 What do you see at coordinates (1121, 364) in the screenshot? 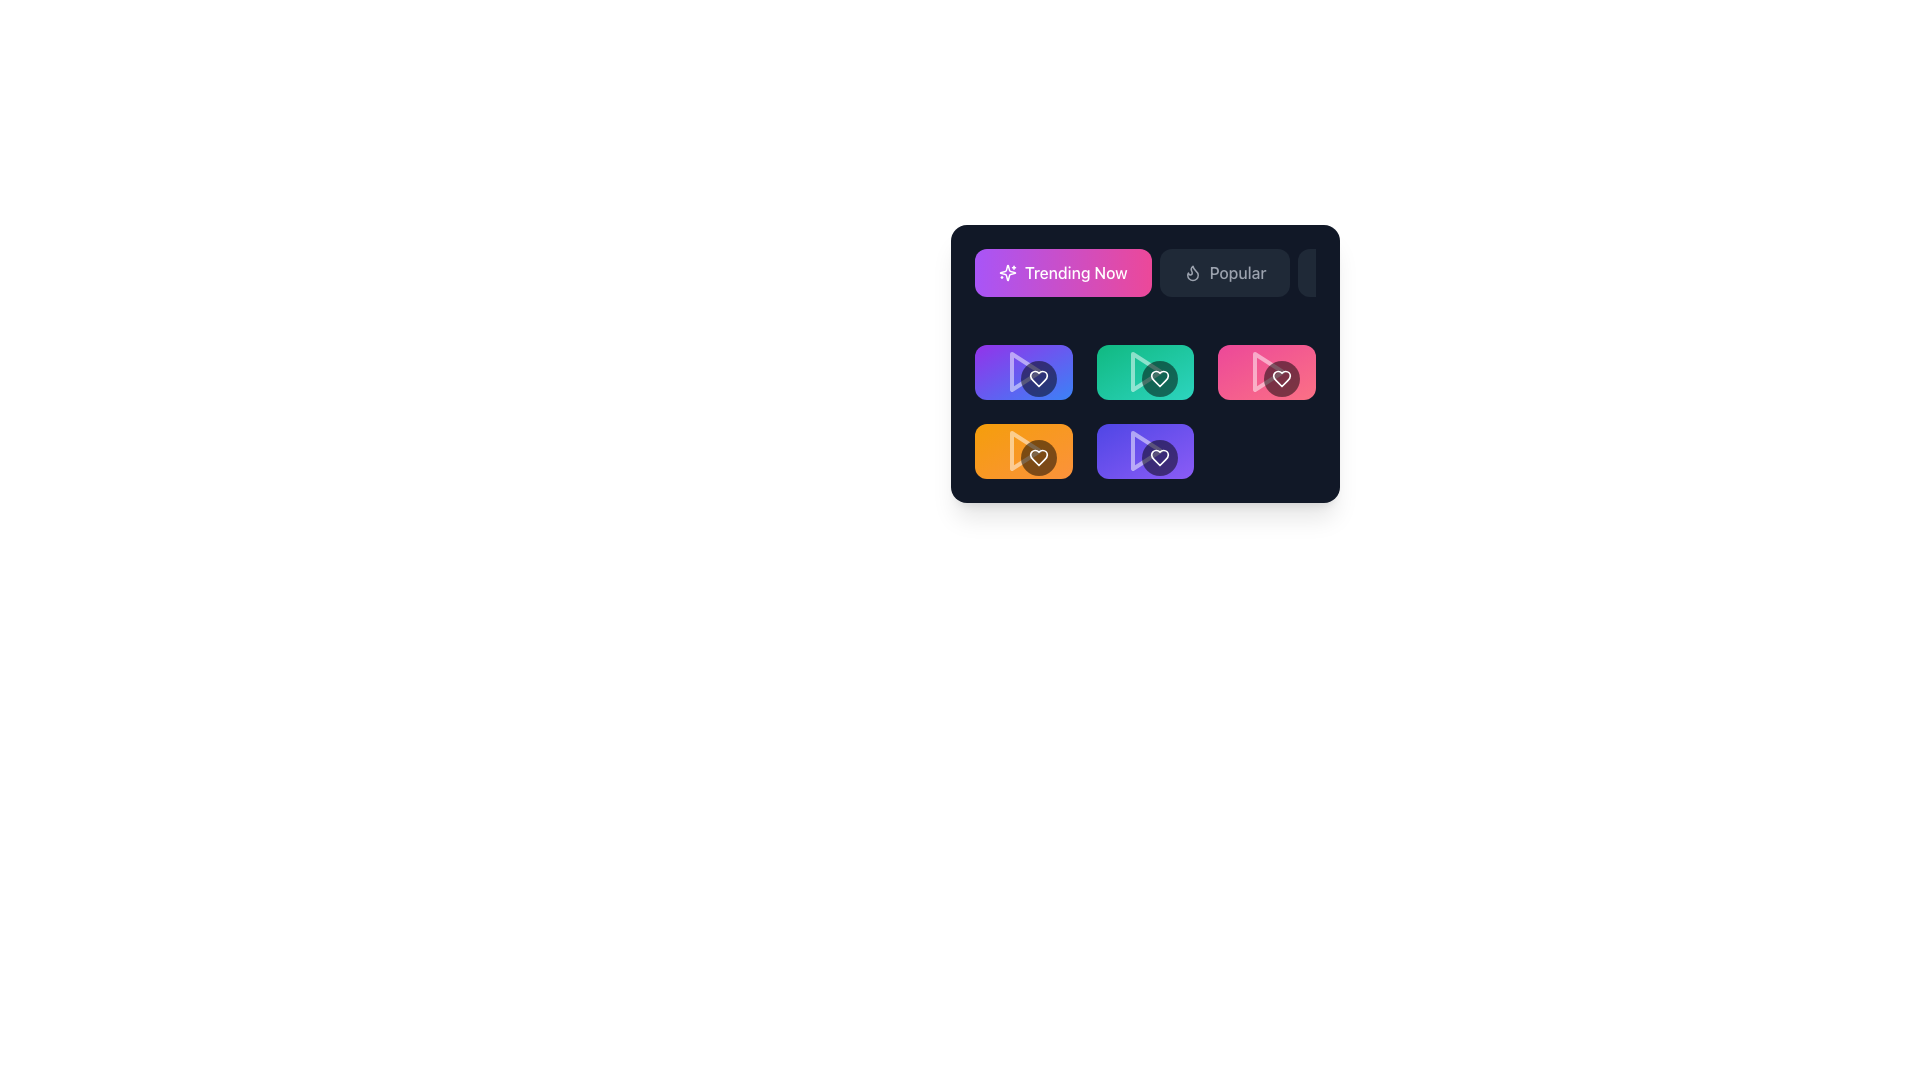
I see `the circular icon resembling a speech bubble located in the center of a green square card` at bounding box center [1121, 364].